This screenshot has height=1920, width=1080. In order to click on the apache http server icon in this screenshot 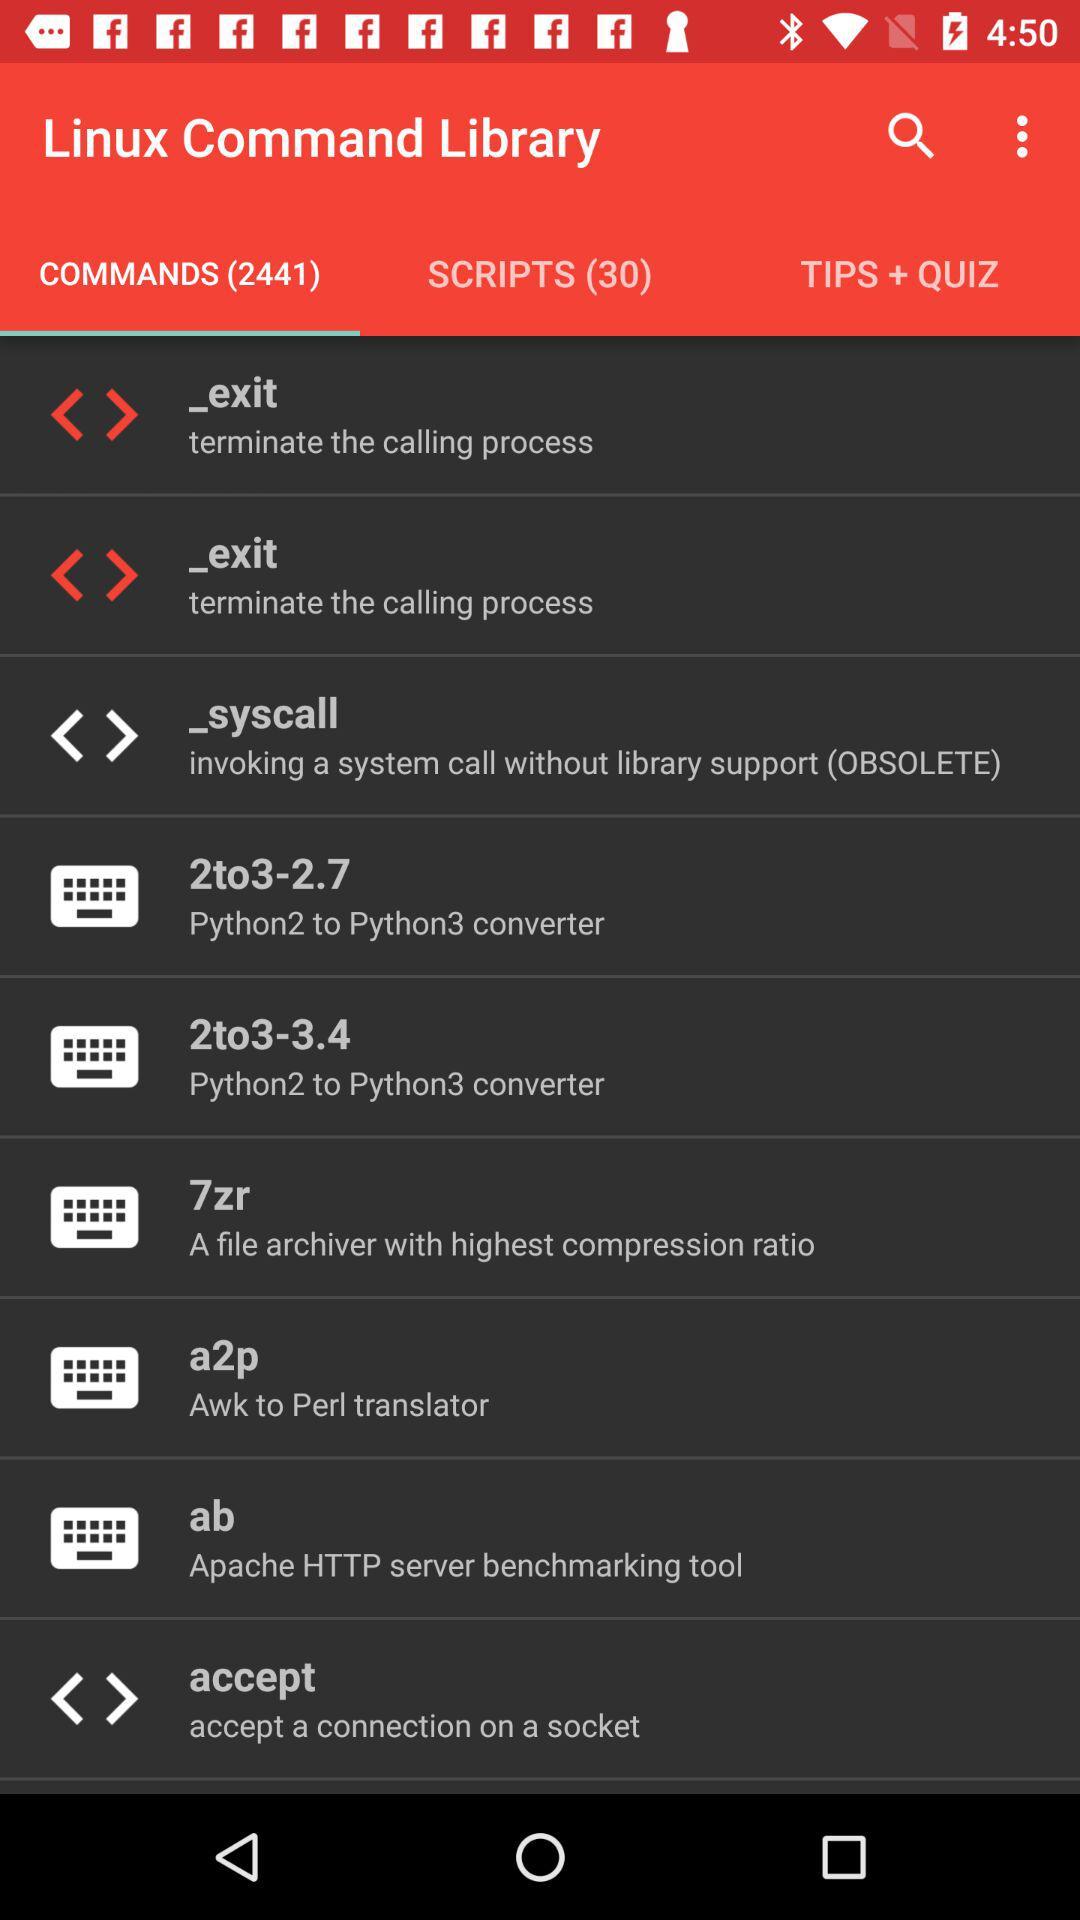, I will do `click(466, 1563)`.